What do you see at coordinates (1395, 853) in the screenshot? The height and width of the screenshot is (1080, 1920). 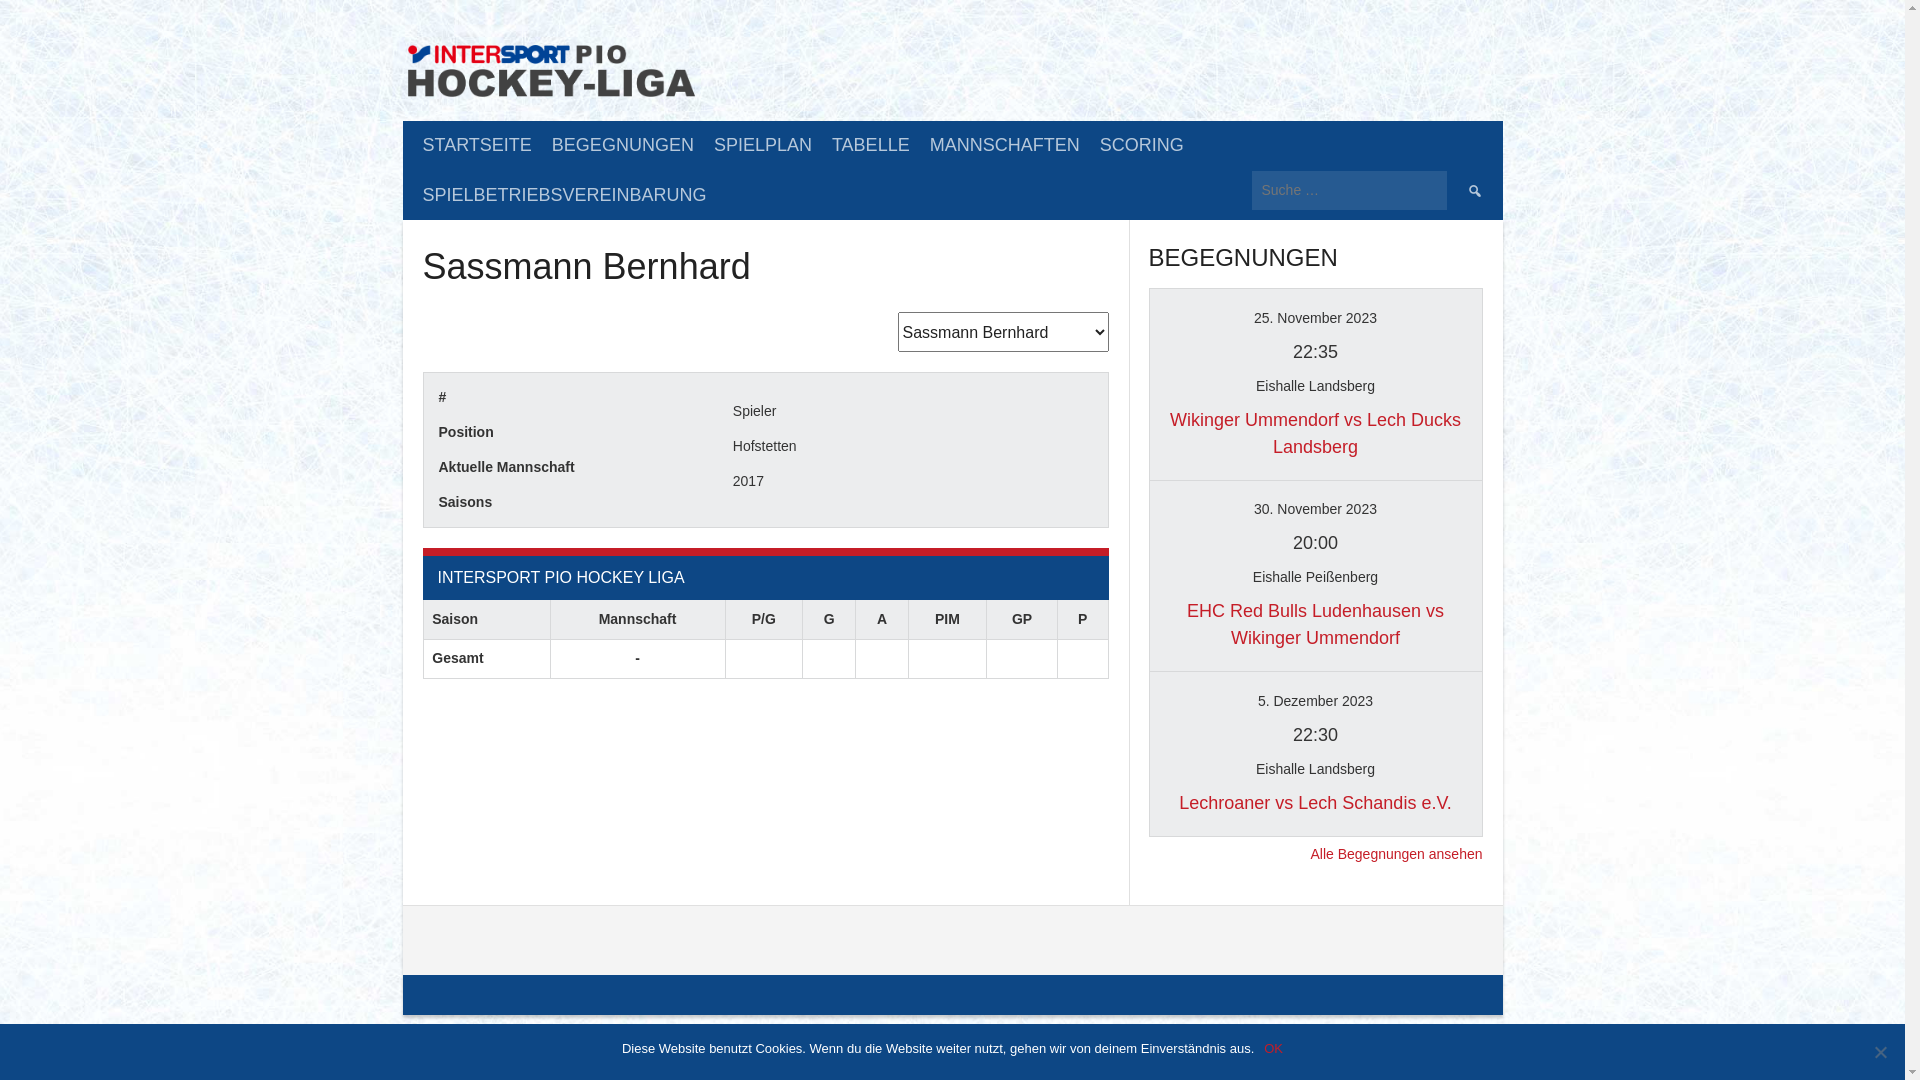 I see `'Alle Begegnungen ansehen'` at bounding box center [1395, 853].